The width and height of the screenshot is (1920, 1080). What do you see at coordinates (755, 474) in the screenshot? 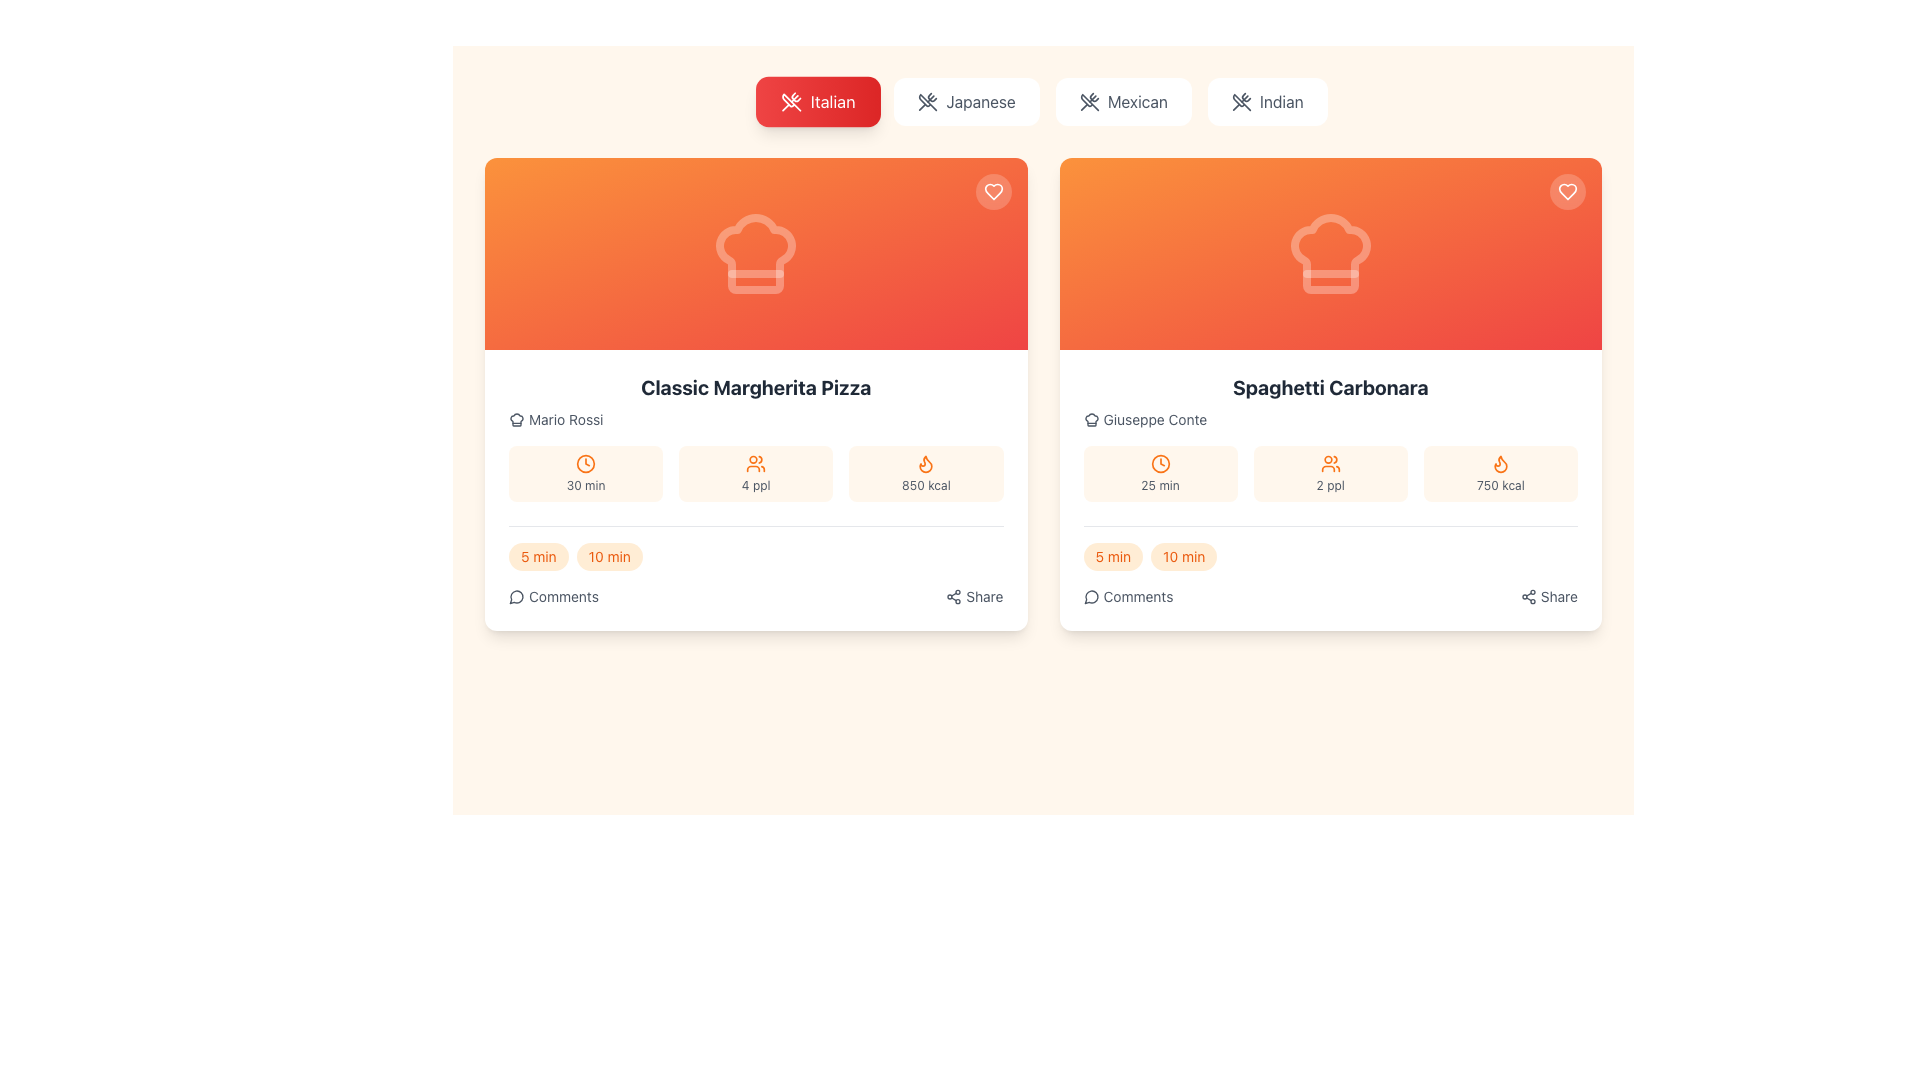
I see `summarized details about the 'Classic Margherita Pizza' recipe from the Summary Details Section, which includes preparation time, servings, and caloric count` at bounding box center [755, 474].